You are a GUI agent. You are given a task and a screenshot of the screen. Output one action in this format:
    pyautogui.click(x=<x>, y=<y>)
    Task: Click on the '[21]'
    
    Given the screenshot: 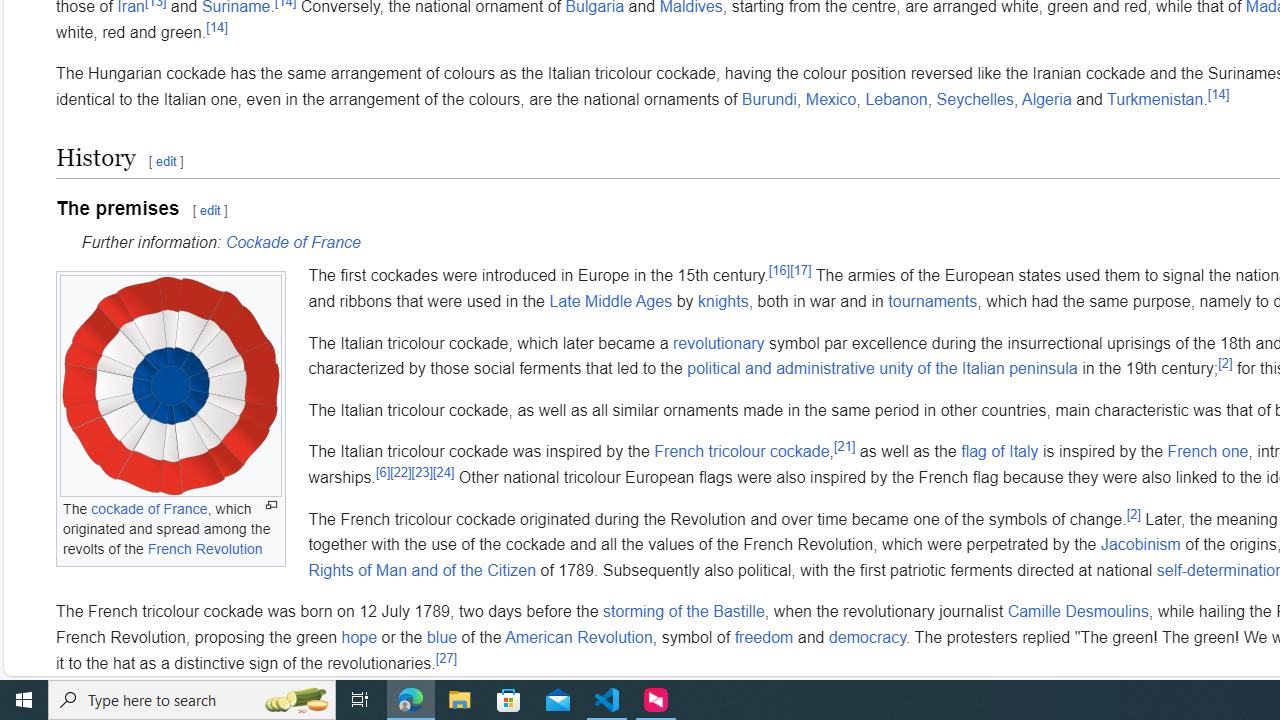 What is the action you would take?
    pyautogui.click(x=844, y=446)
    